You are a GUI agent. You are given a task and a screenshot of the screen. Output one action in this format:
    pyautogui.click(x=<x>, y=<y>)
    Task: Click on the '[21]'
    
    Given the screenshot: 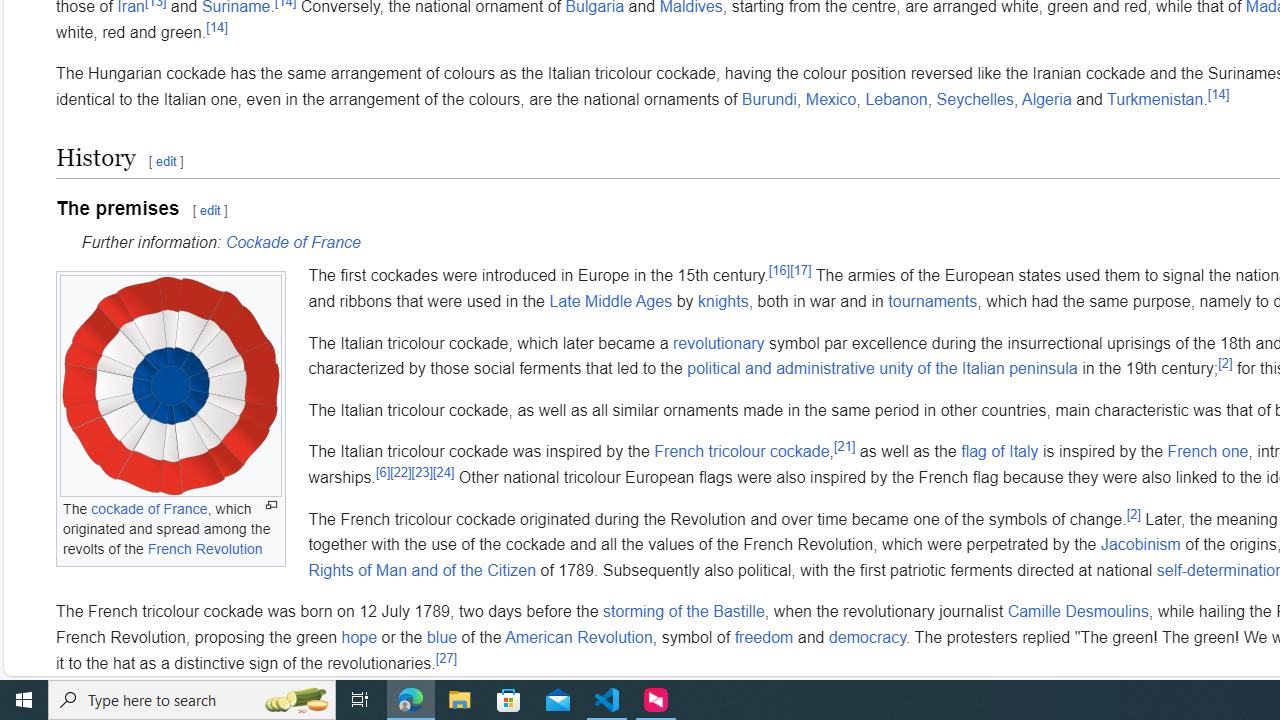 What is the action you would take?
    pyautogui.click(x=844, y=446)
    